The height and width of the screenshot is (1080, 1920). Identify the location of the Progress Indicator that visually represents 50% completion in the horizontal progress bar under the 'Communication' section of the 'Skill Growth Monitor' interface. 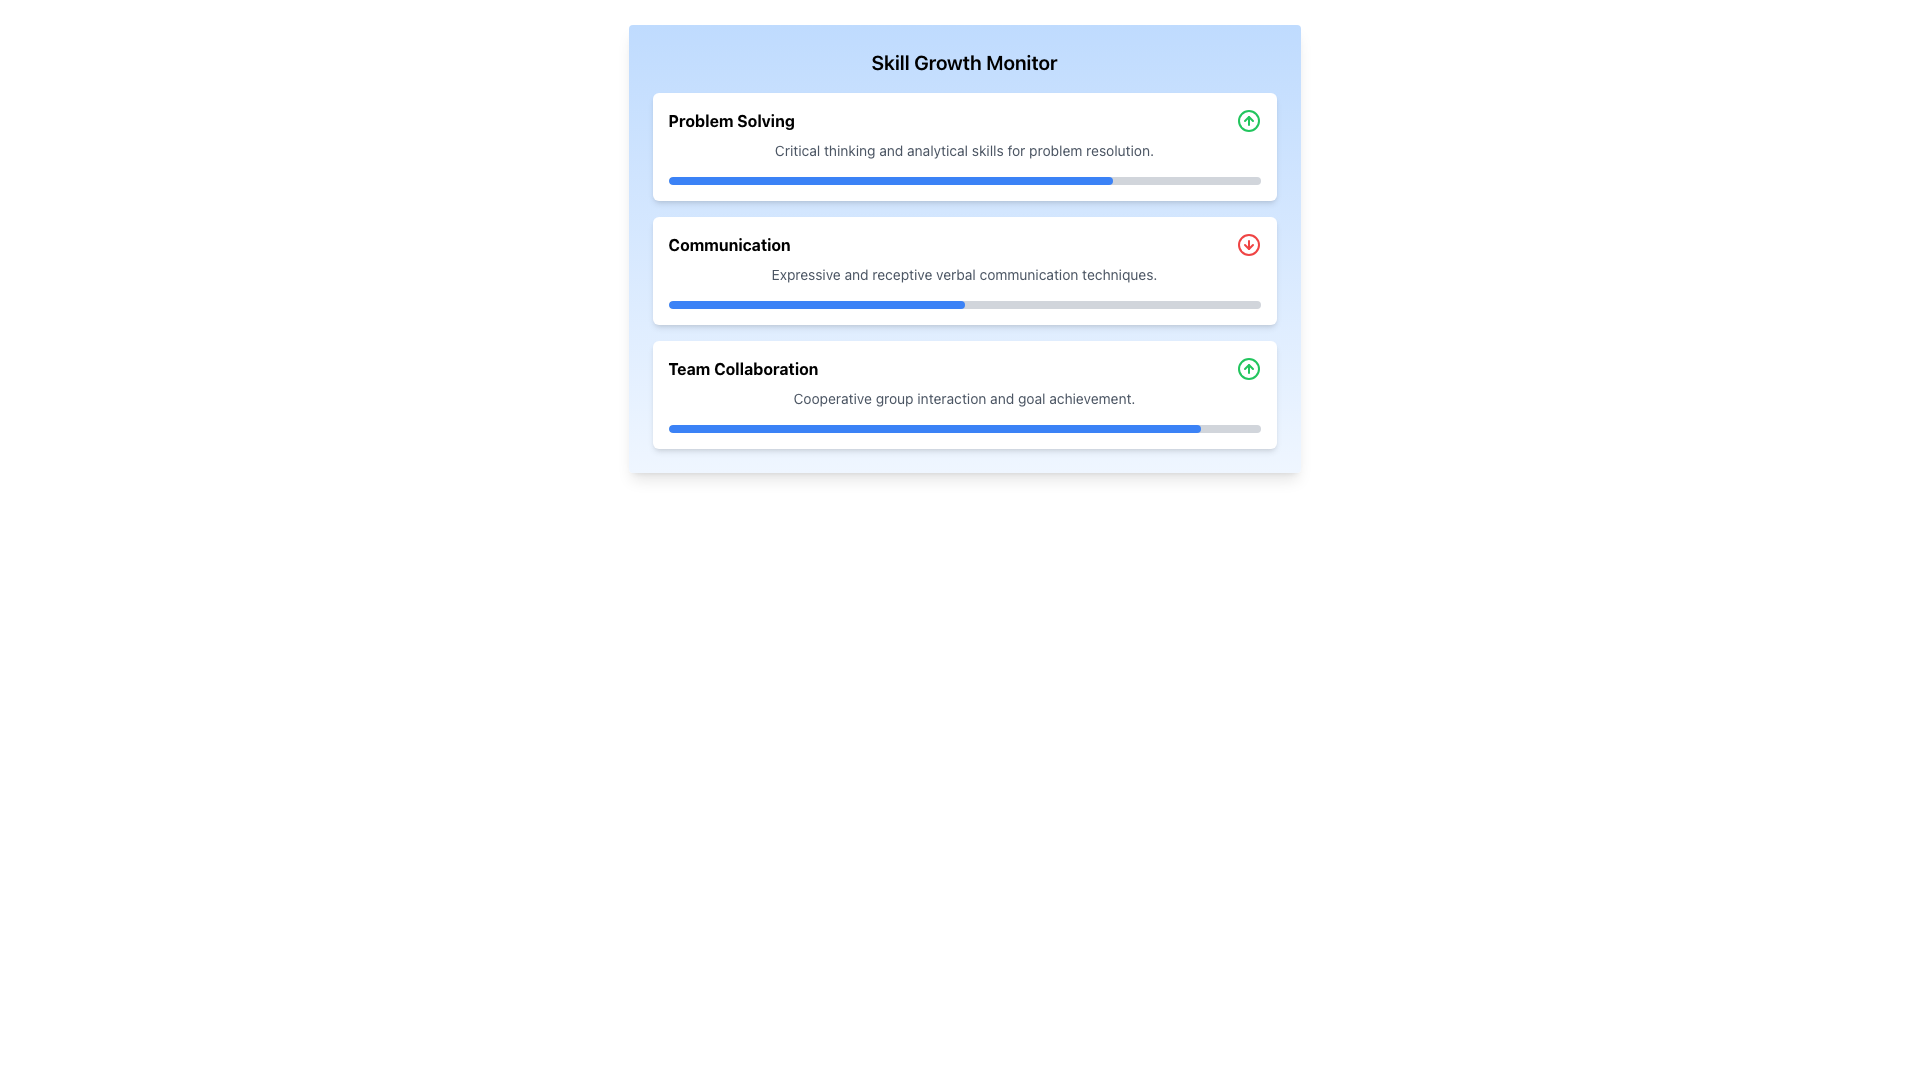
(816, 304).